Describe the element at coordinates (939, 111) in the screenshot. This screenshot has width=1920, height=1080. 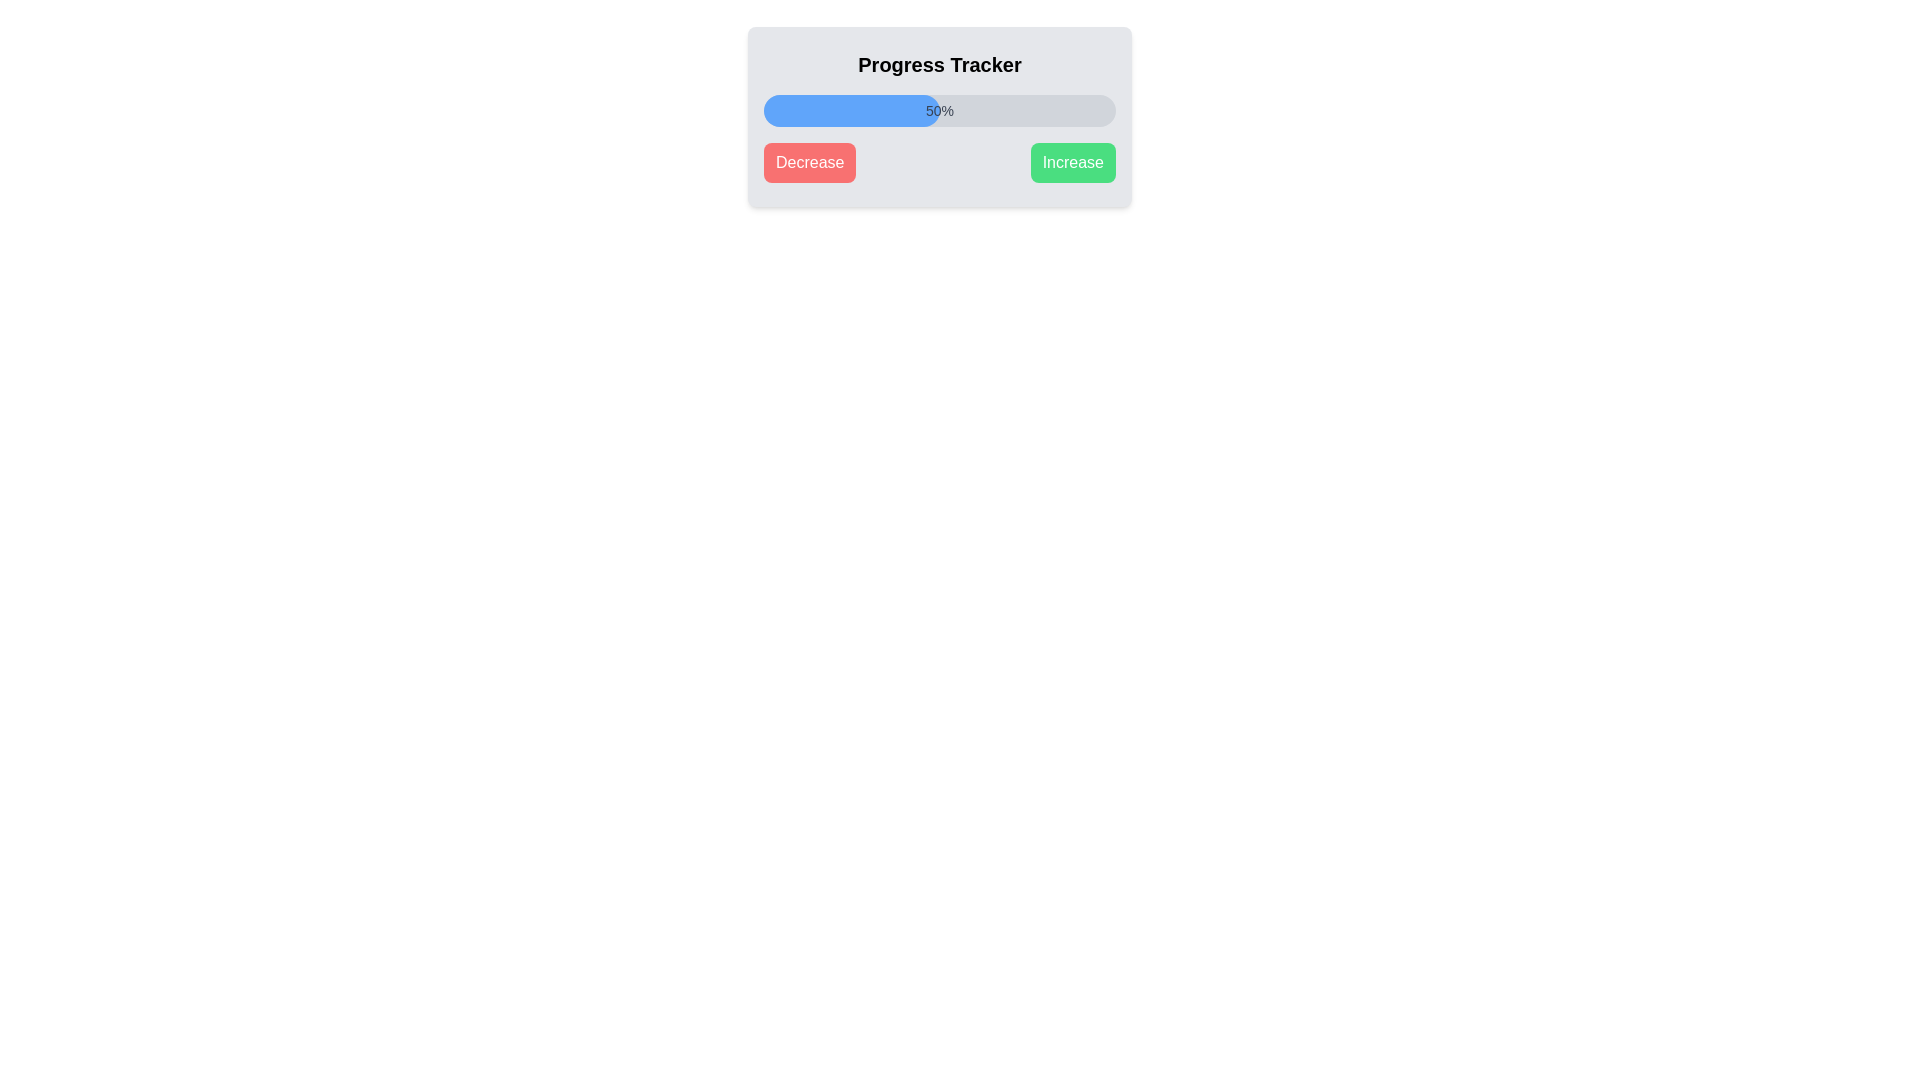
I see `the progress bar that visually represents task completion, located below the header 'Progress Tracker' and above the 'Decrease' and 'Increase' buttons` at that location.